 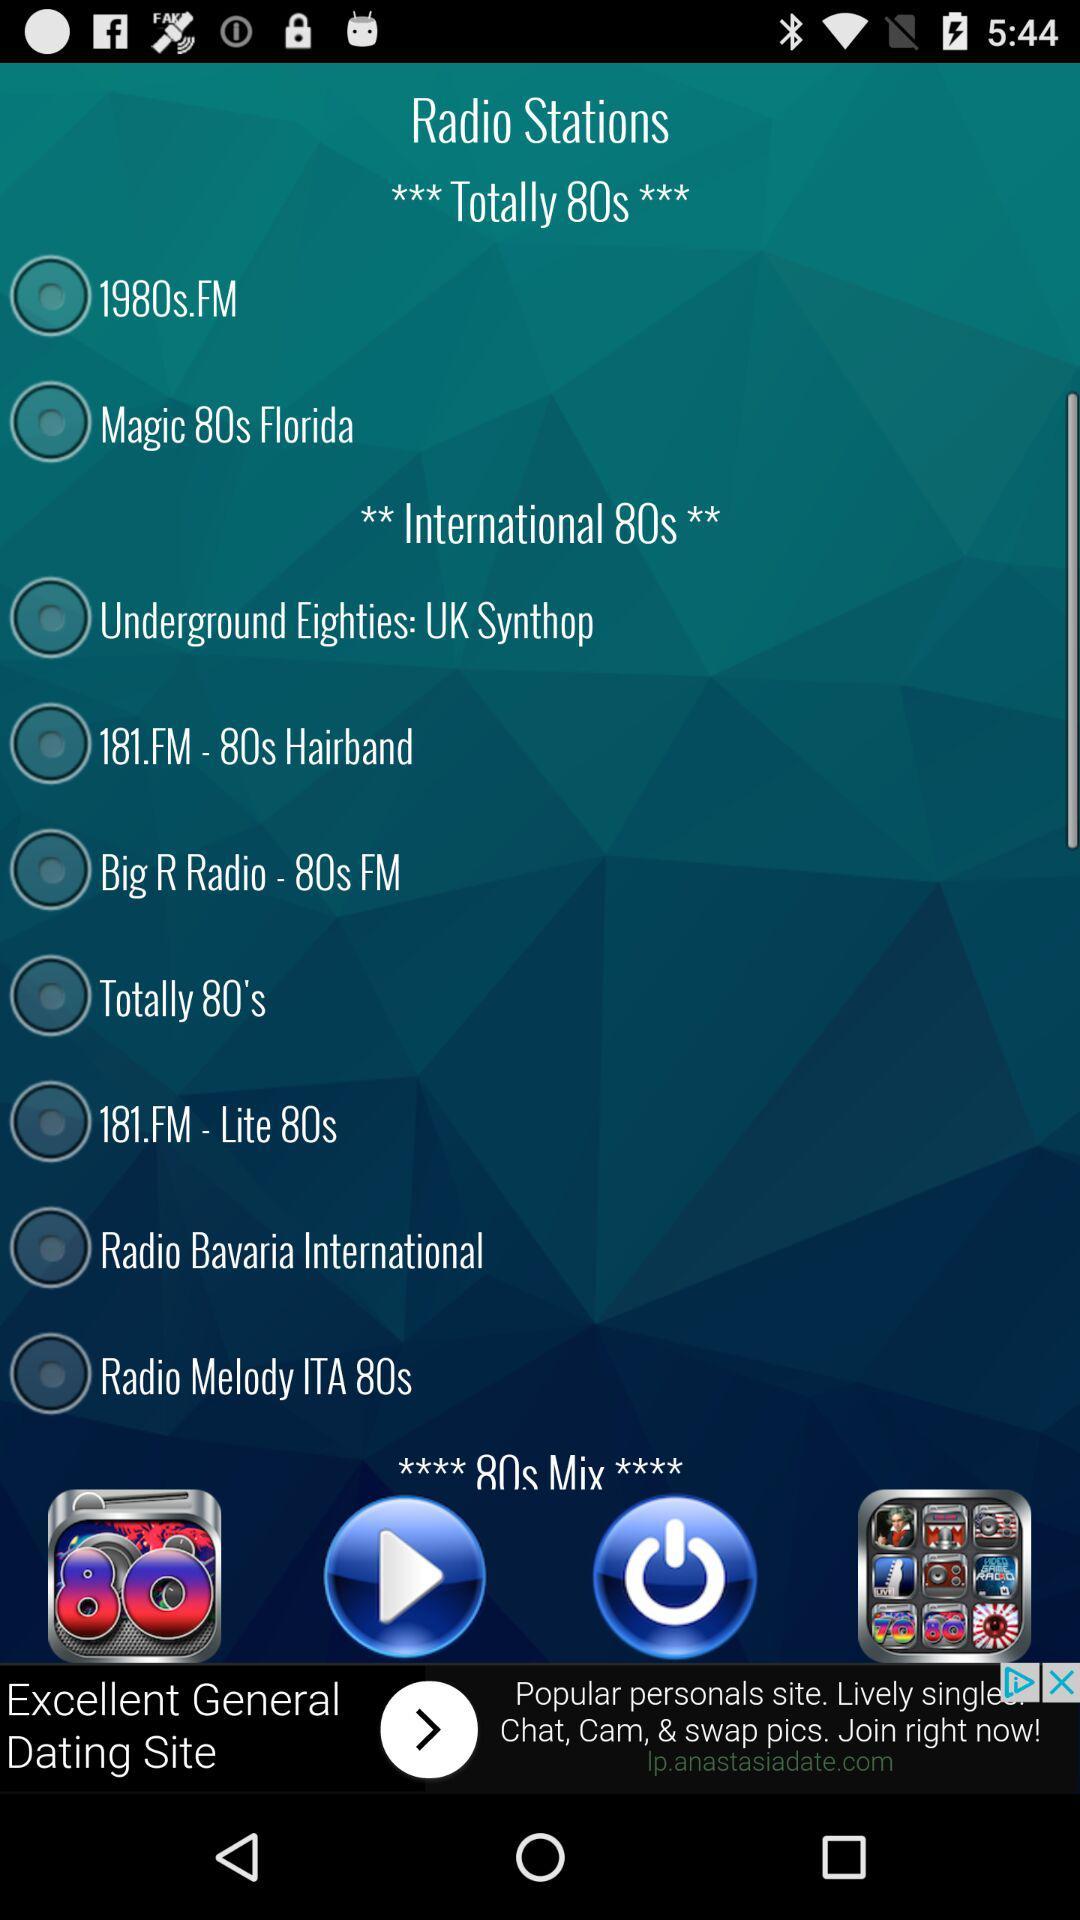 I want to click on the play icon, so click(x=405, y=1685).